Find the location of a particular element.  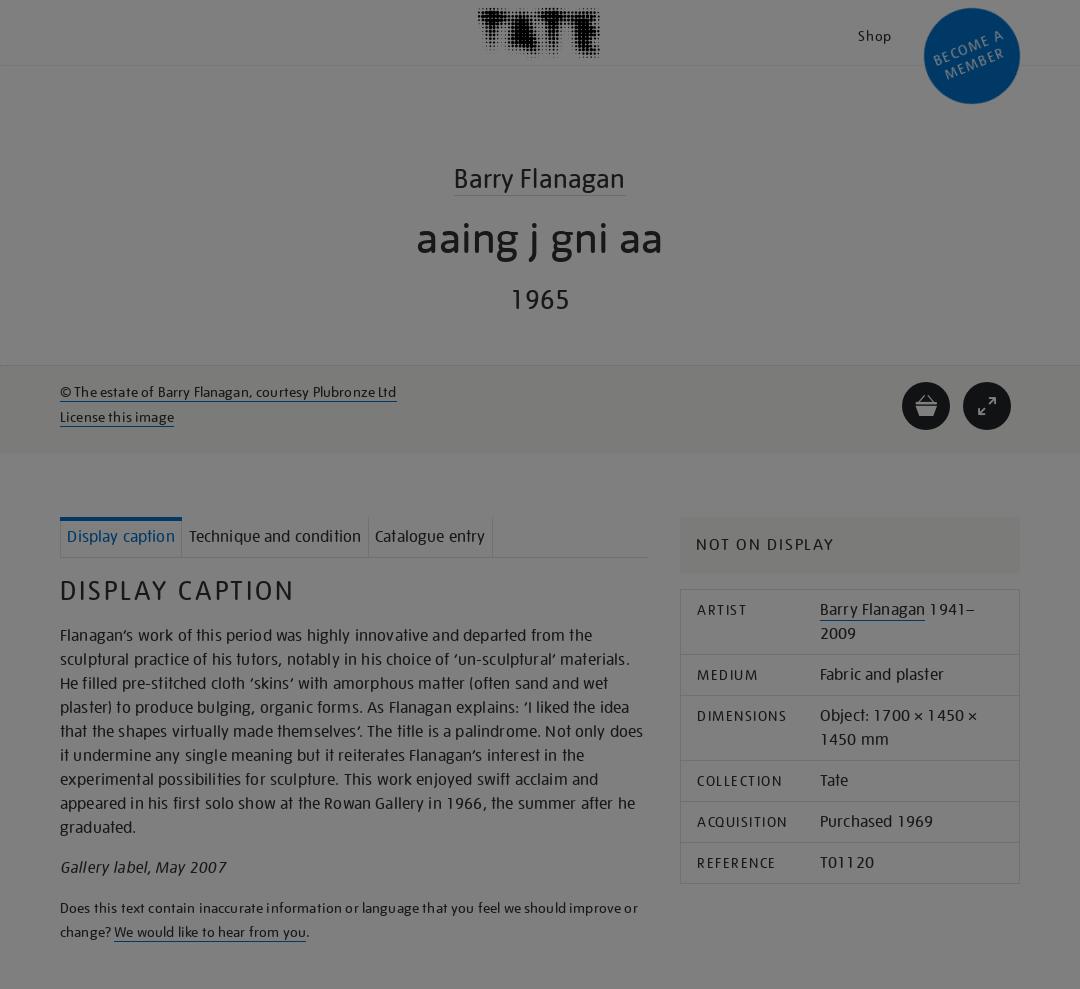

'Artist' is located at coordinates (721, 610).